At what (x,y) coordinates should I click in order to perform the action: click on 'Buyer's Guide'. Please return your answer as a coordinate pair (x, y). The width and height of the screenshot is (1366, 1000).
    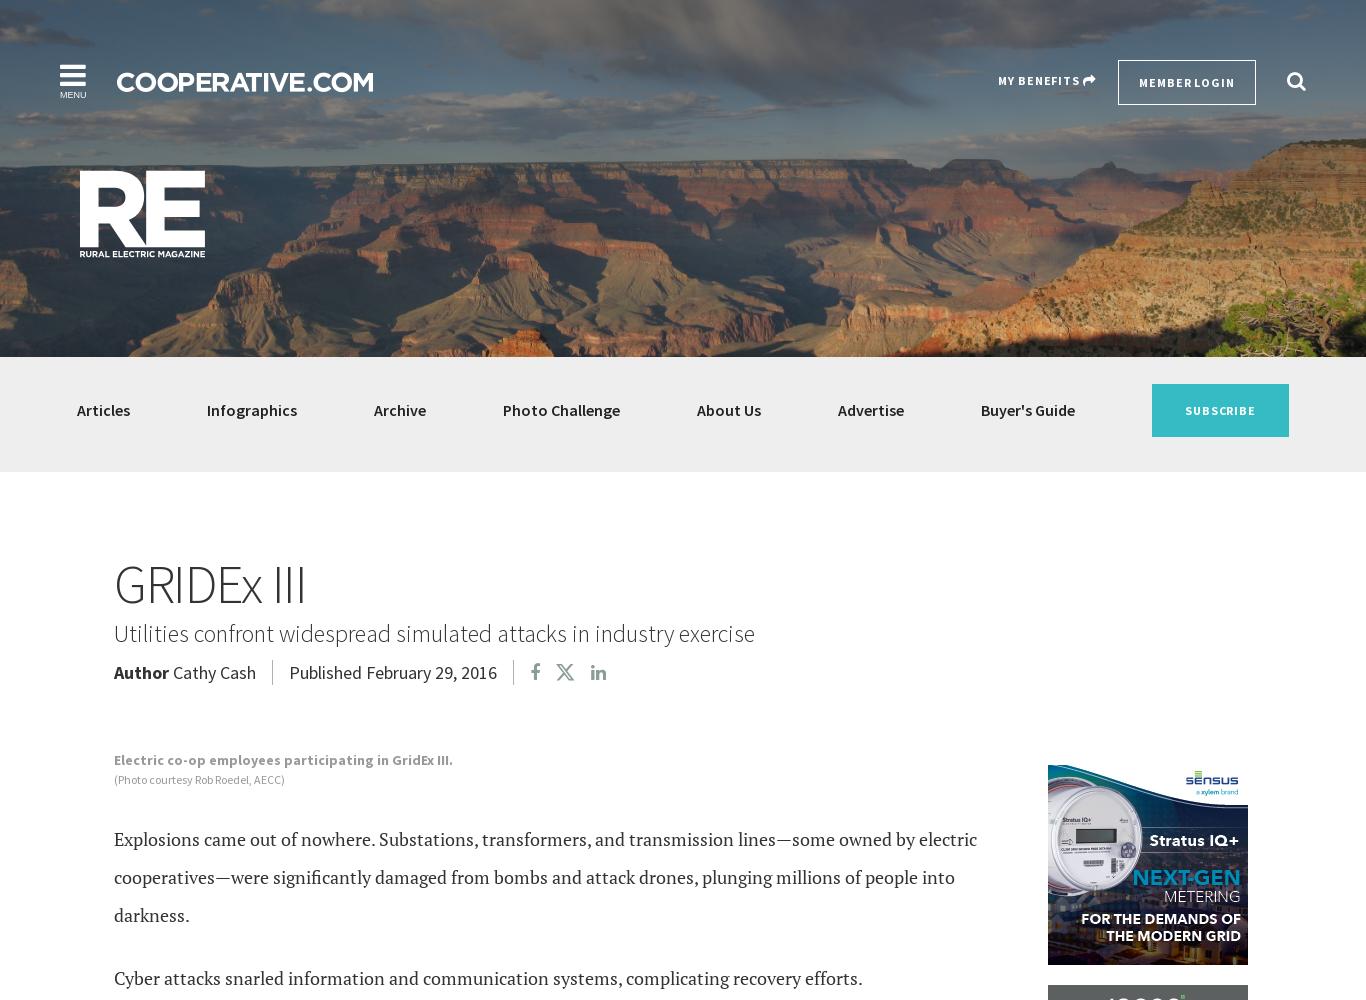
    Looking at the image, I should click on (1027, 410).